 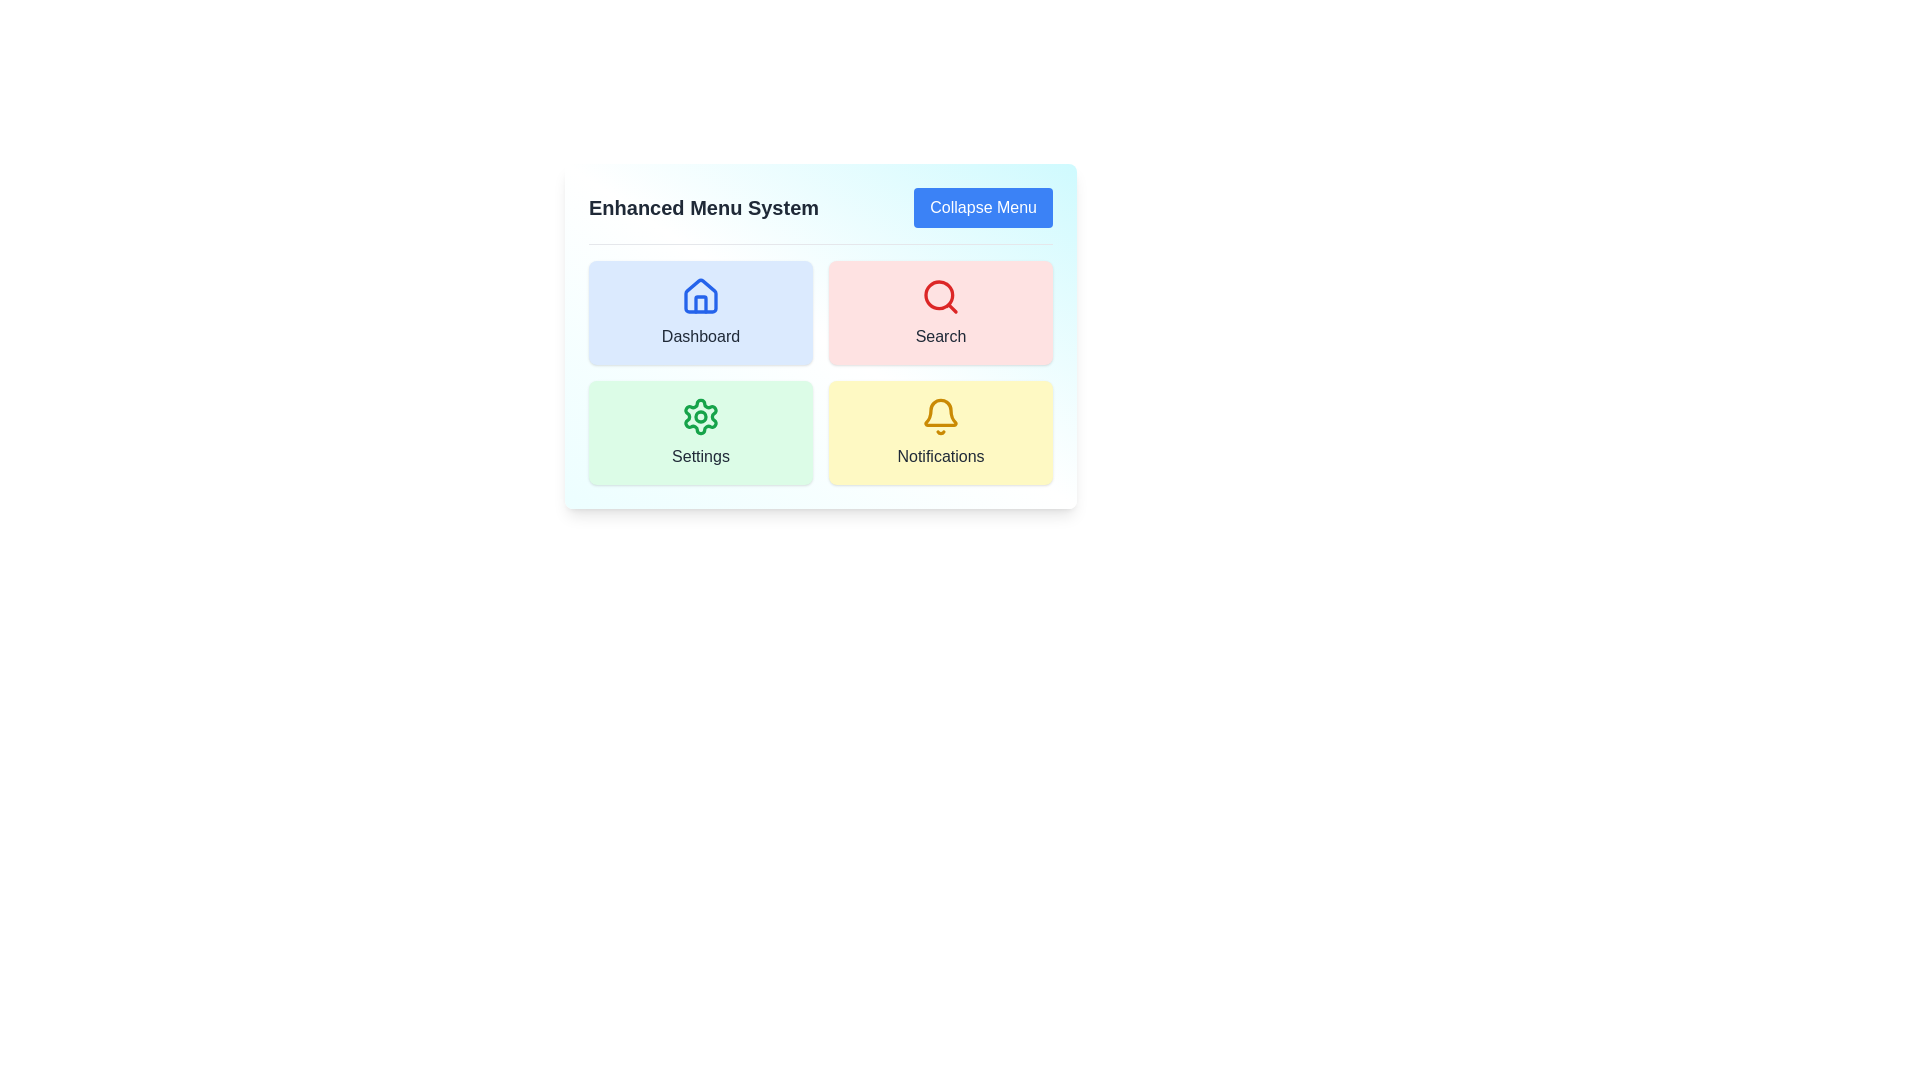 What do you see at coordinates (700, 335) in the screenshot?
I see `the purpose of the text label element that displays 'Dashboard' within the light blue button, which is positioned` at bounding box center [700, 335].